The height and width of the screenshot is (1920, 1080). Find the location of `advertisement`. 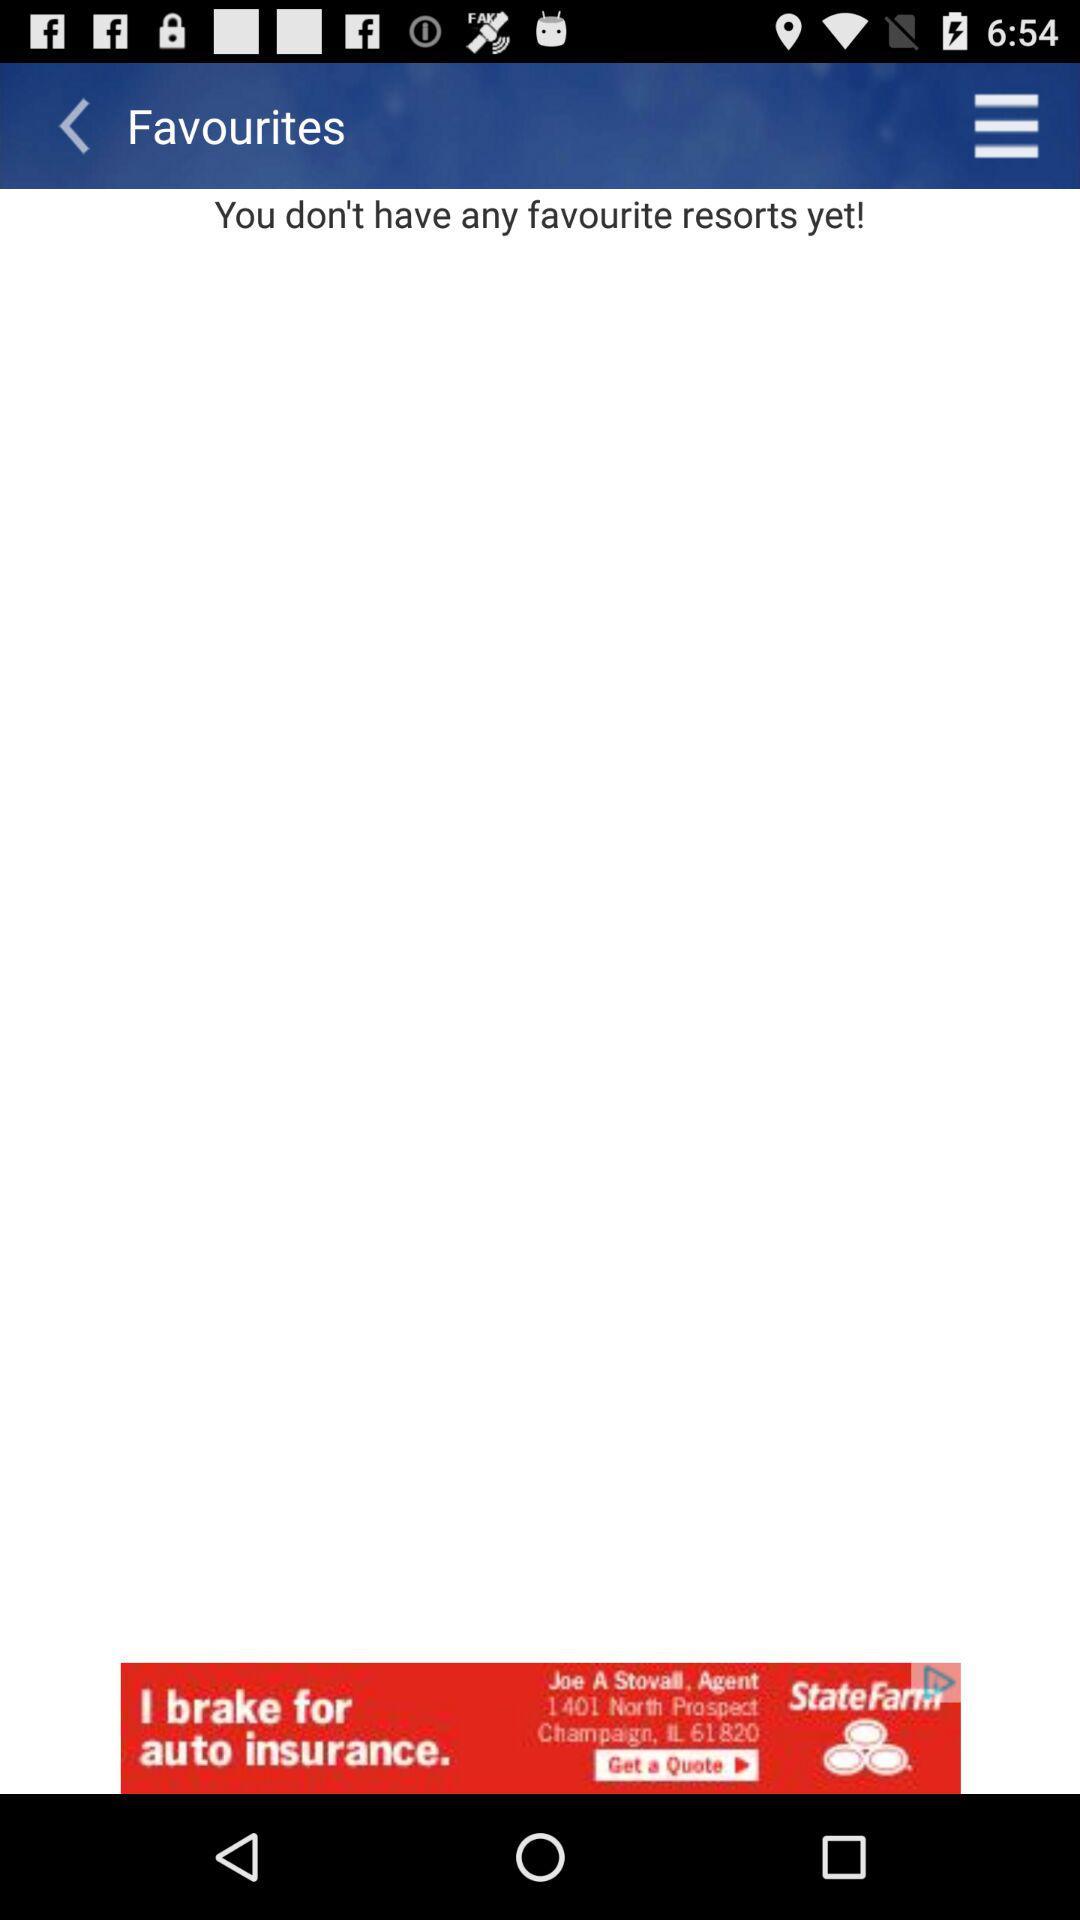

advertisement is located at coordinates (540, 1727).